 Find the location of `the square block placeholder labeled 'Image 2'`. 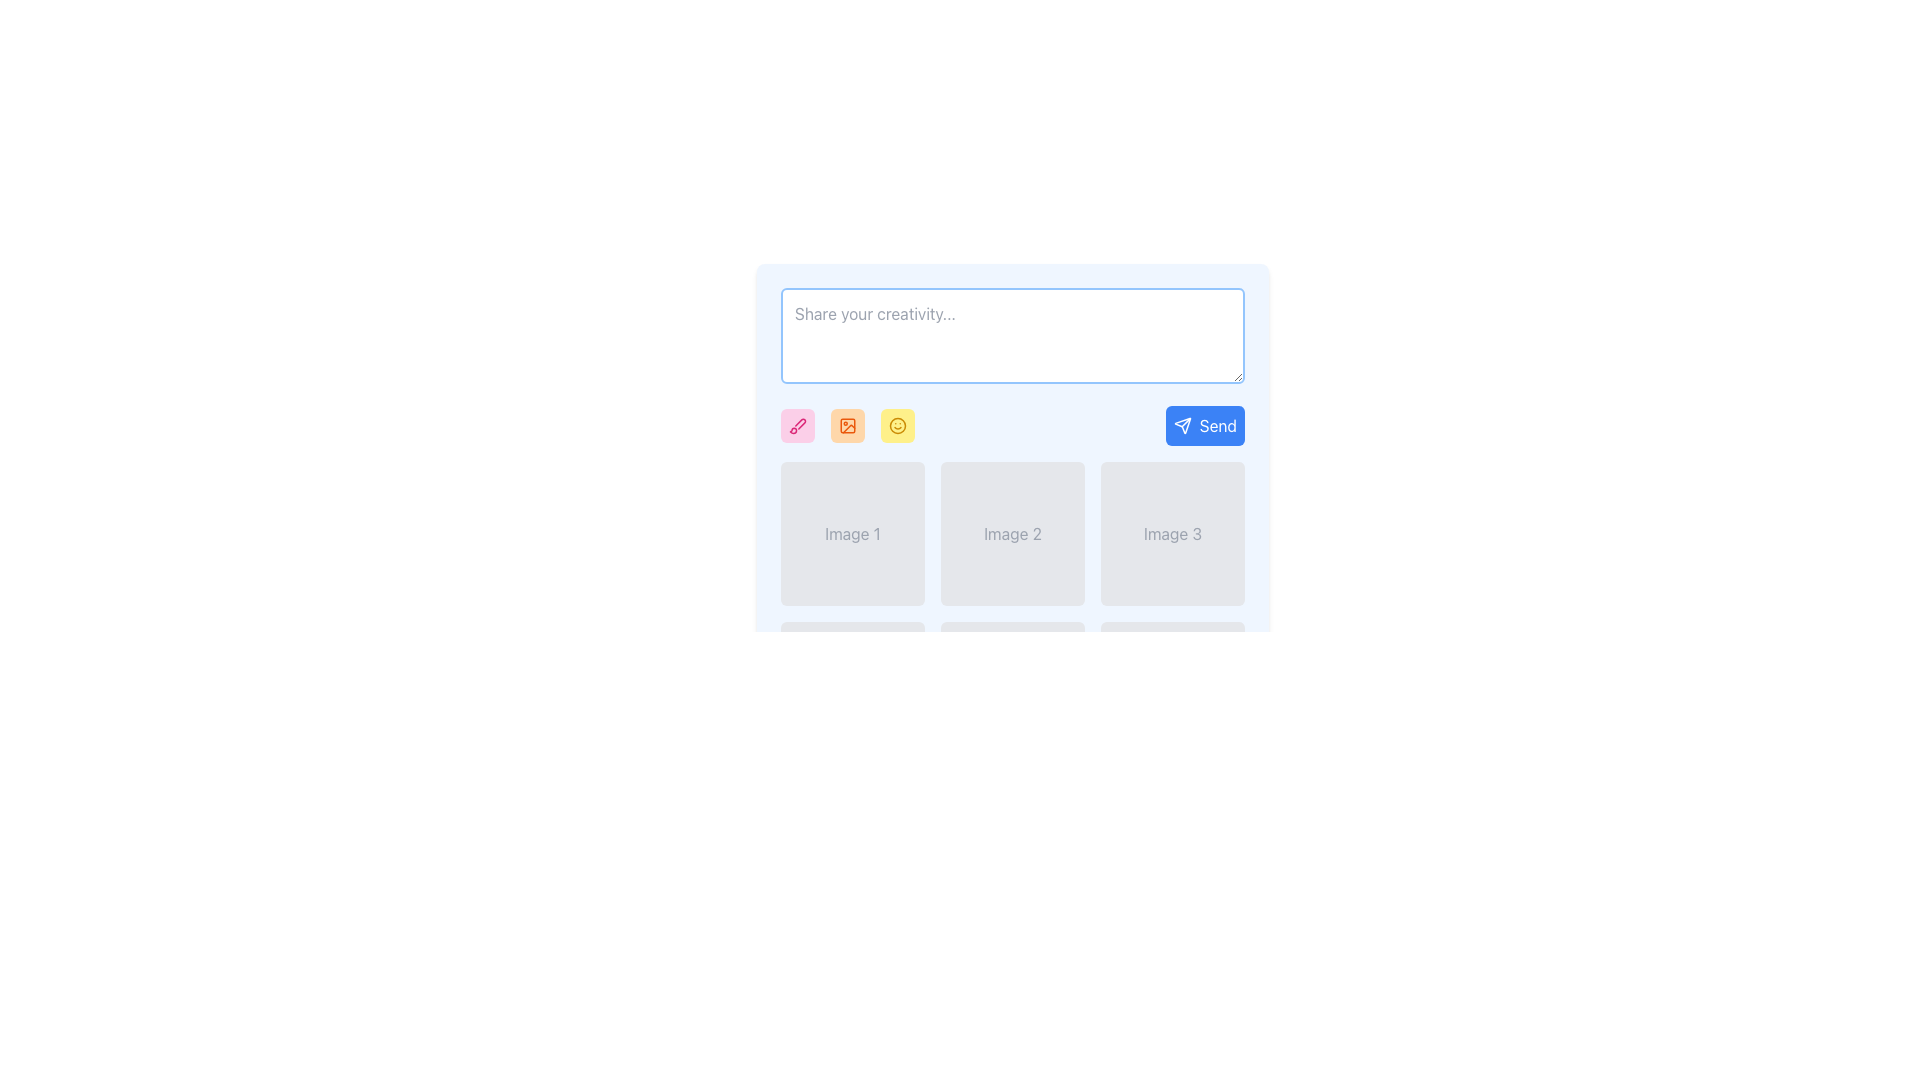

the square block placeholder labeled 'Image 2' is located at coordinates (1012, 532).